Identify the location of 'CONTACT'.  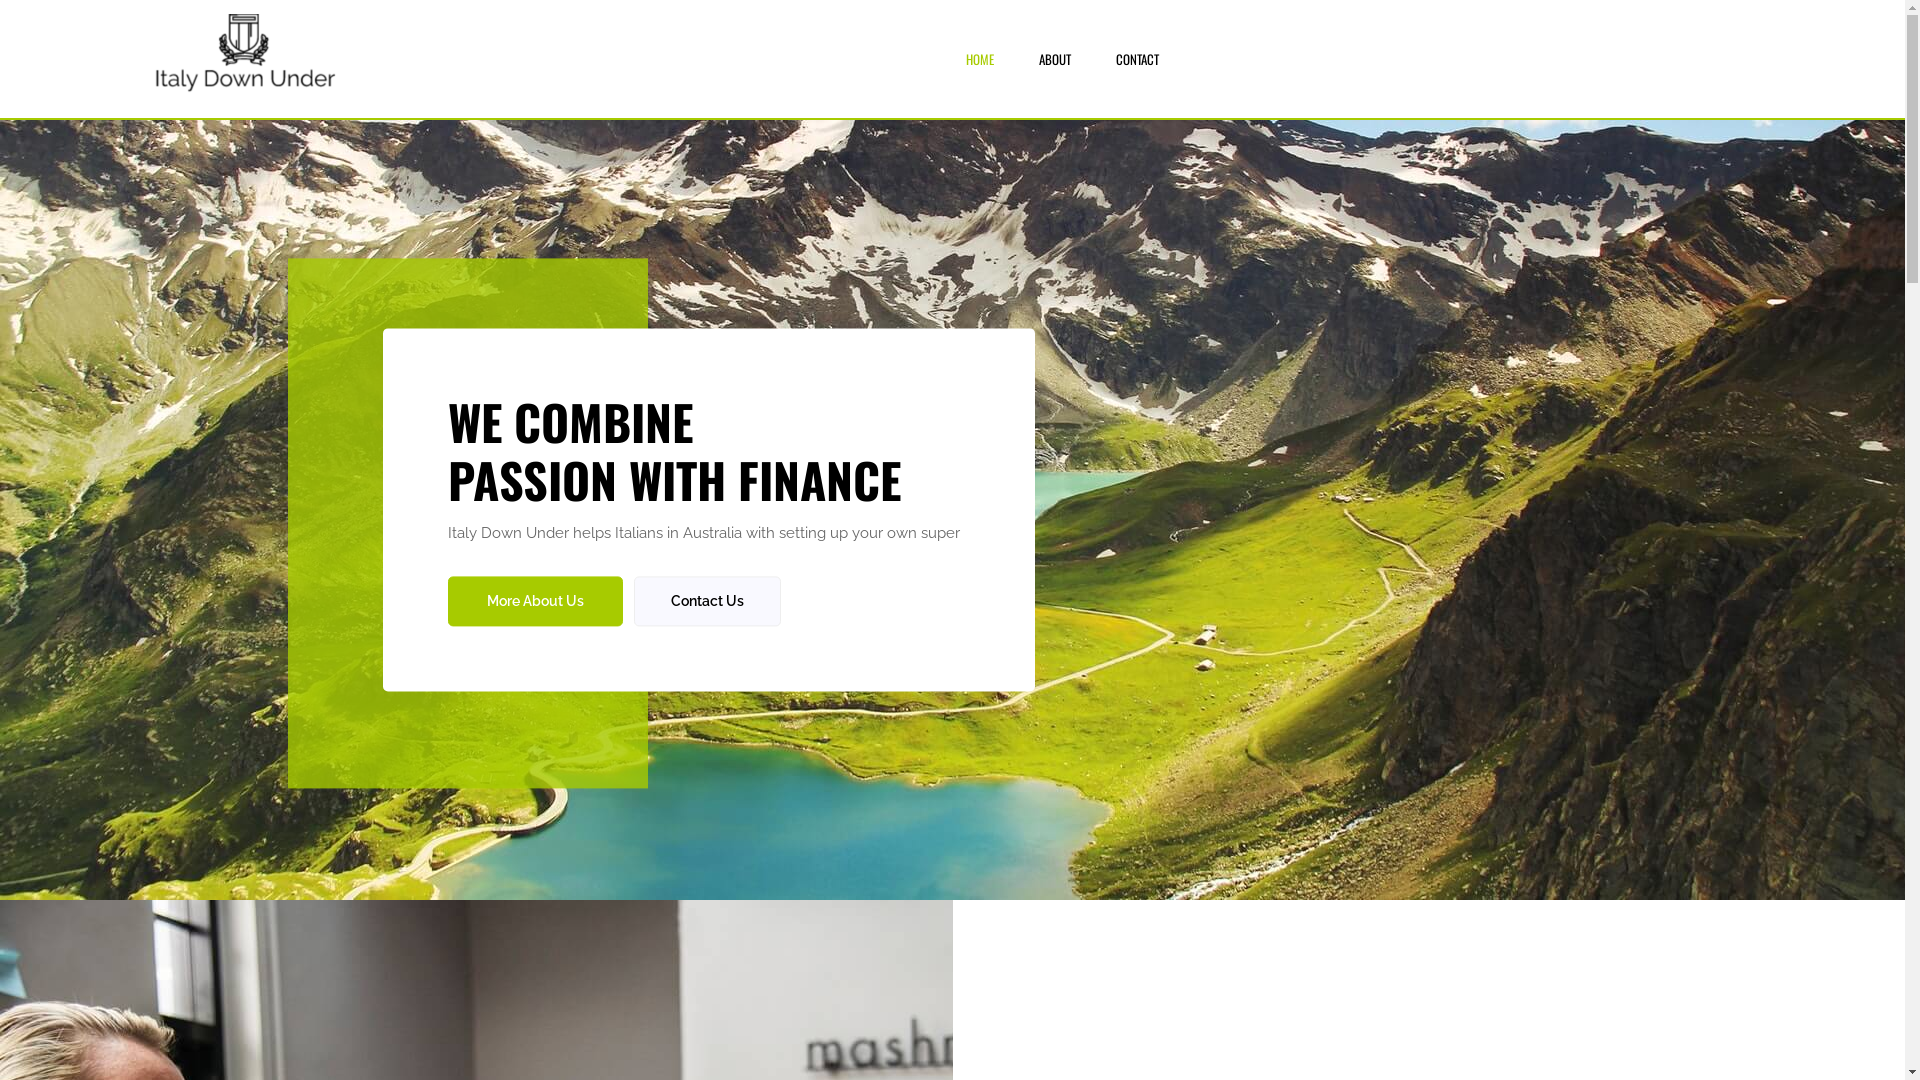
(1115, 57).